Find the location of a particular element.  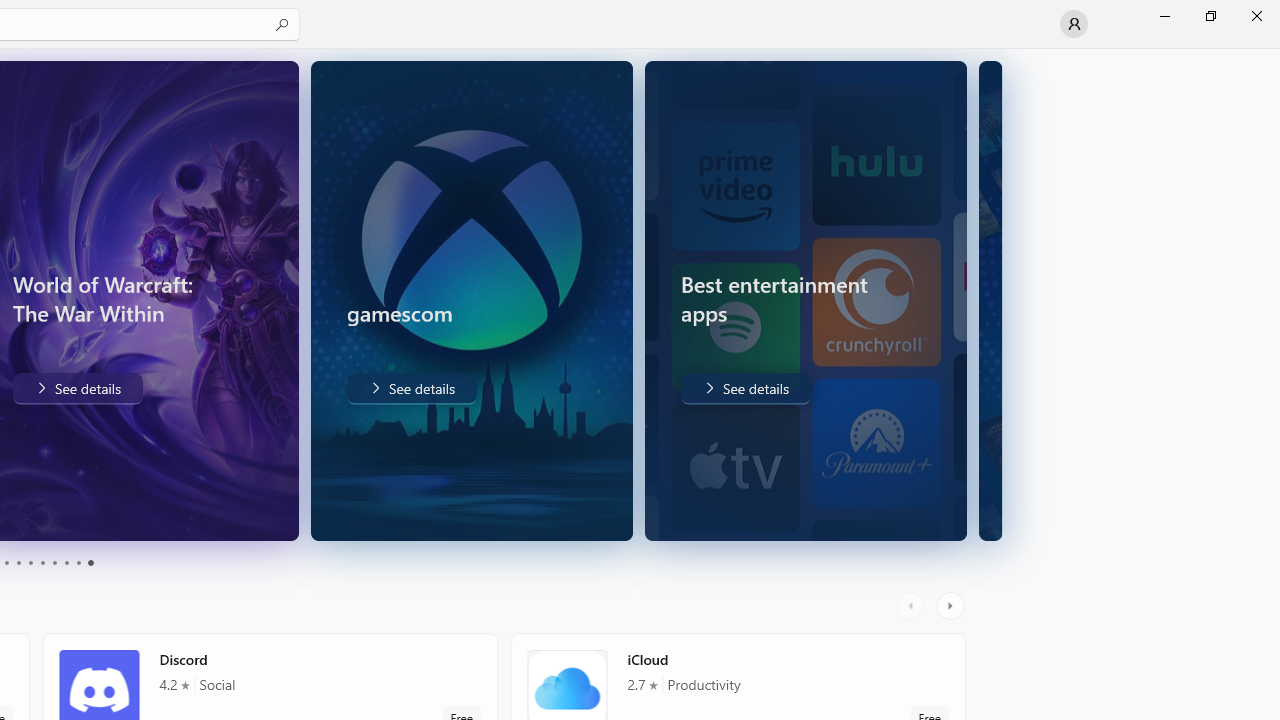

'AutomationID: LeftScrollButton' is located at coordinates (912, 605).